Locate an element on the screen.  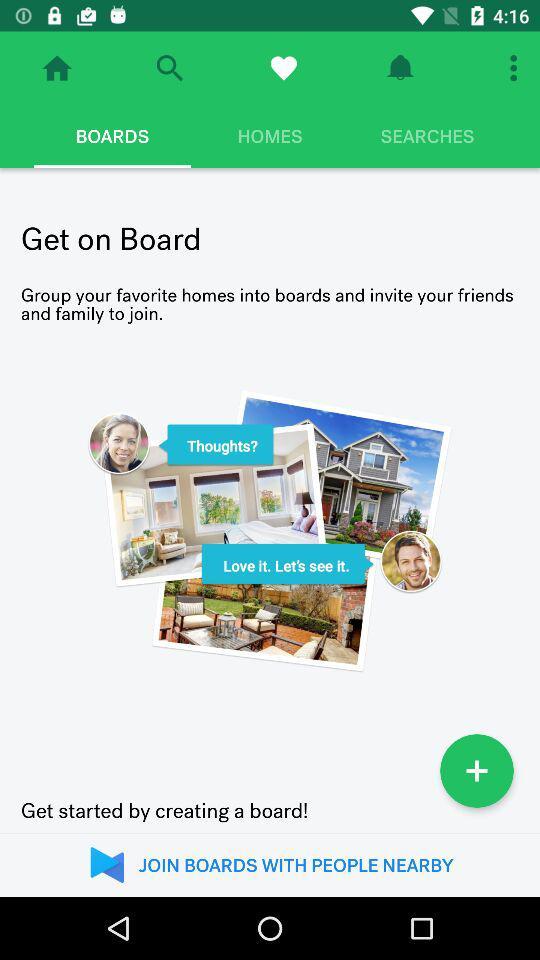
go home is located at coordinates (57, 68).